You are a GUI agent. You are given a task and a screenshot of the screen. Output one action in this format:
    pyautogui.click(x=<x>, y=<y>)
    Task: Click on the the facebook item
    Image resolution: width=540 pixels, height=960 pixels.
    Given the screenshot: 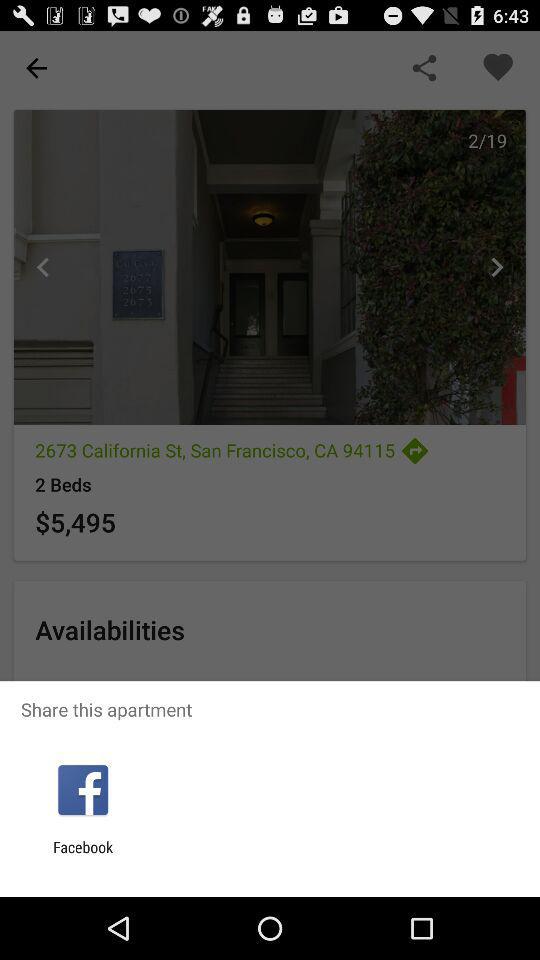 What is the action you would take?
    pyautogui.click(x=82, y=855)
    